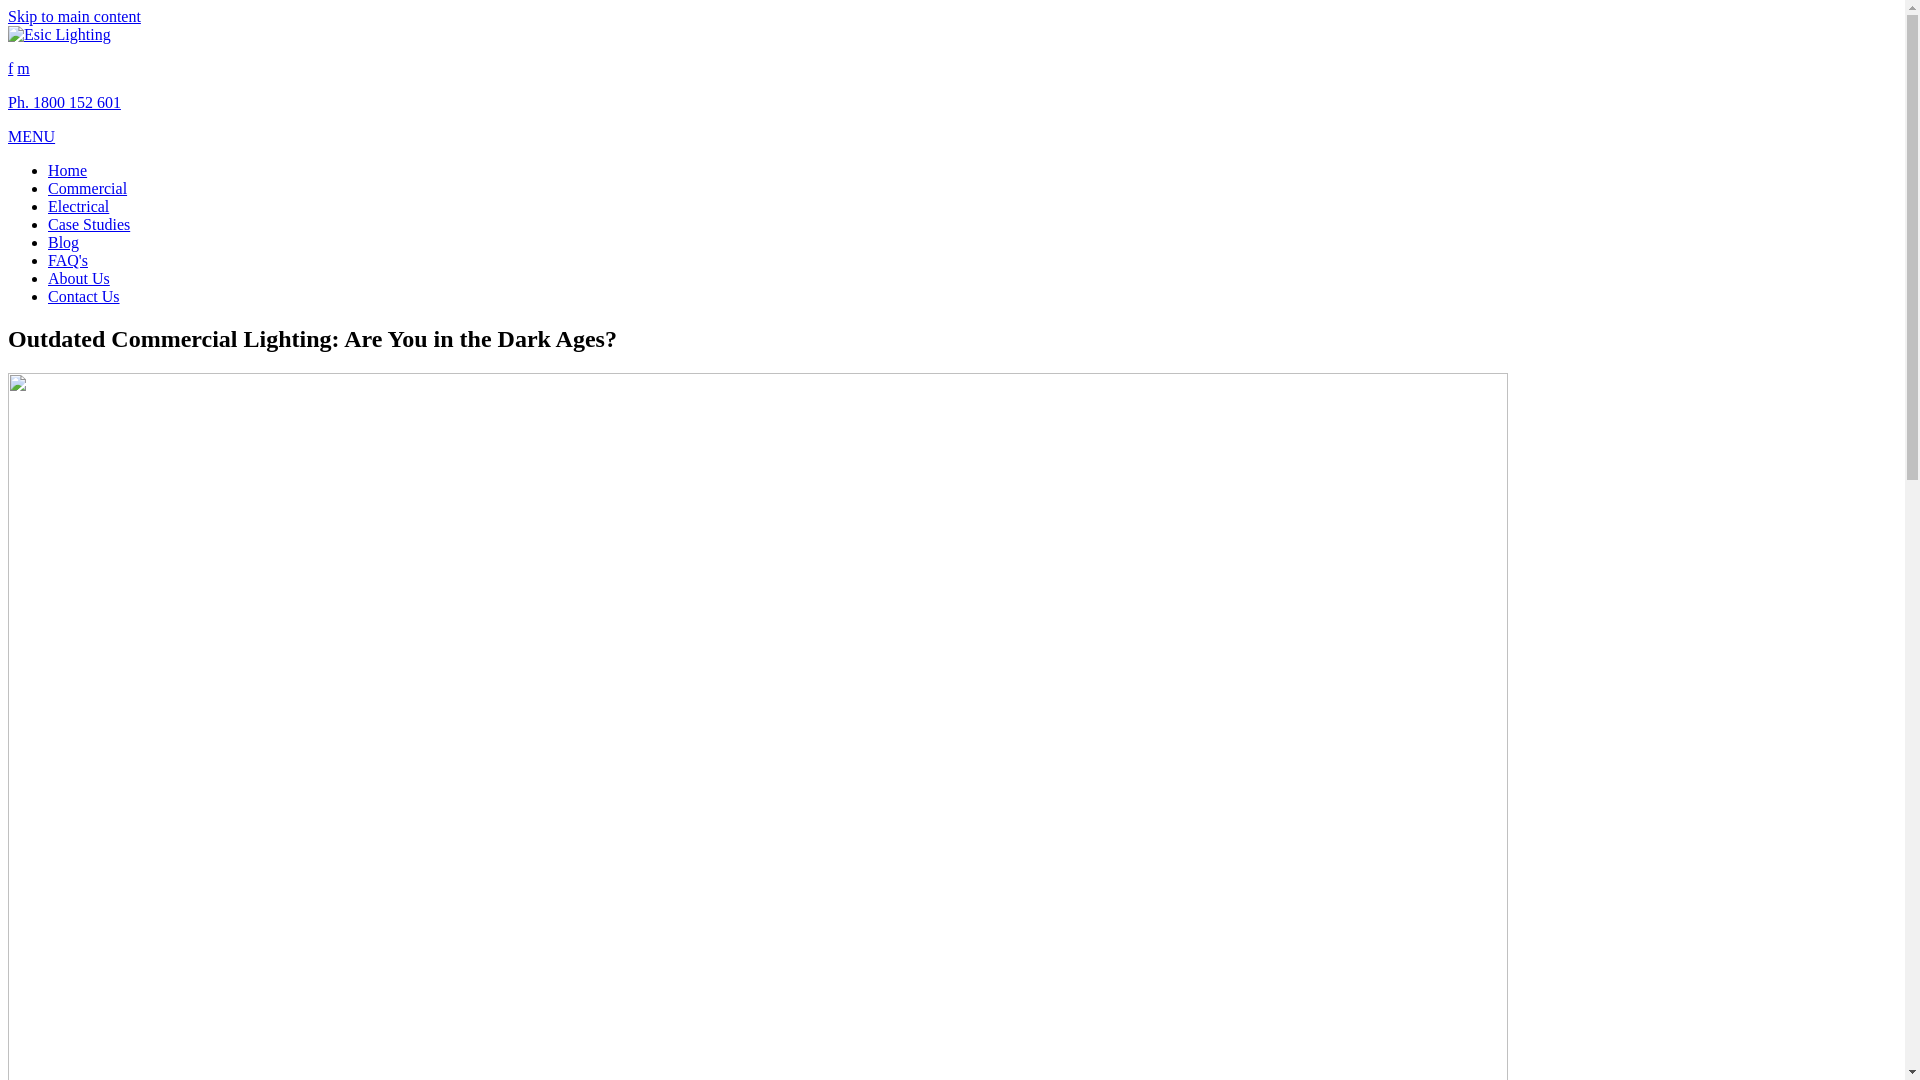 The width and height of the screenshot is (1920, 1080). What do you see at coordinates (48, 278) in the screenshot?
I see `'About Us'` at bounding box center [48, 278].